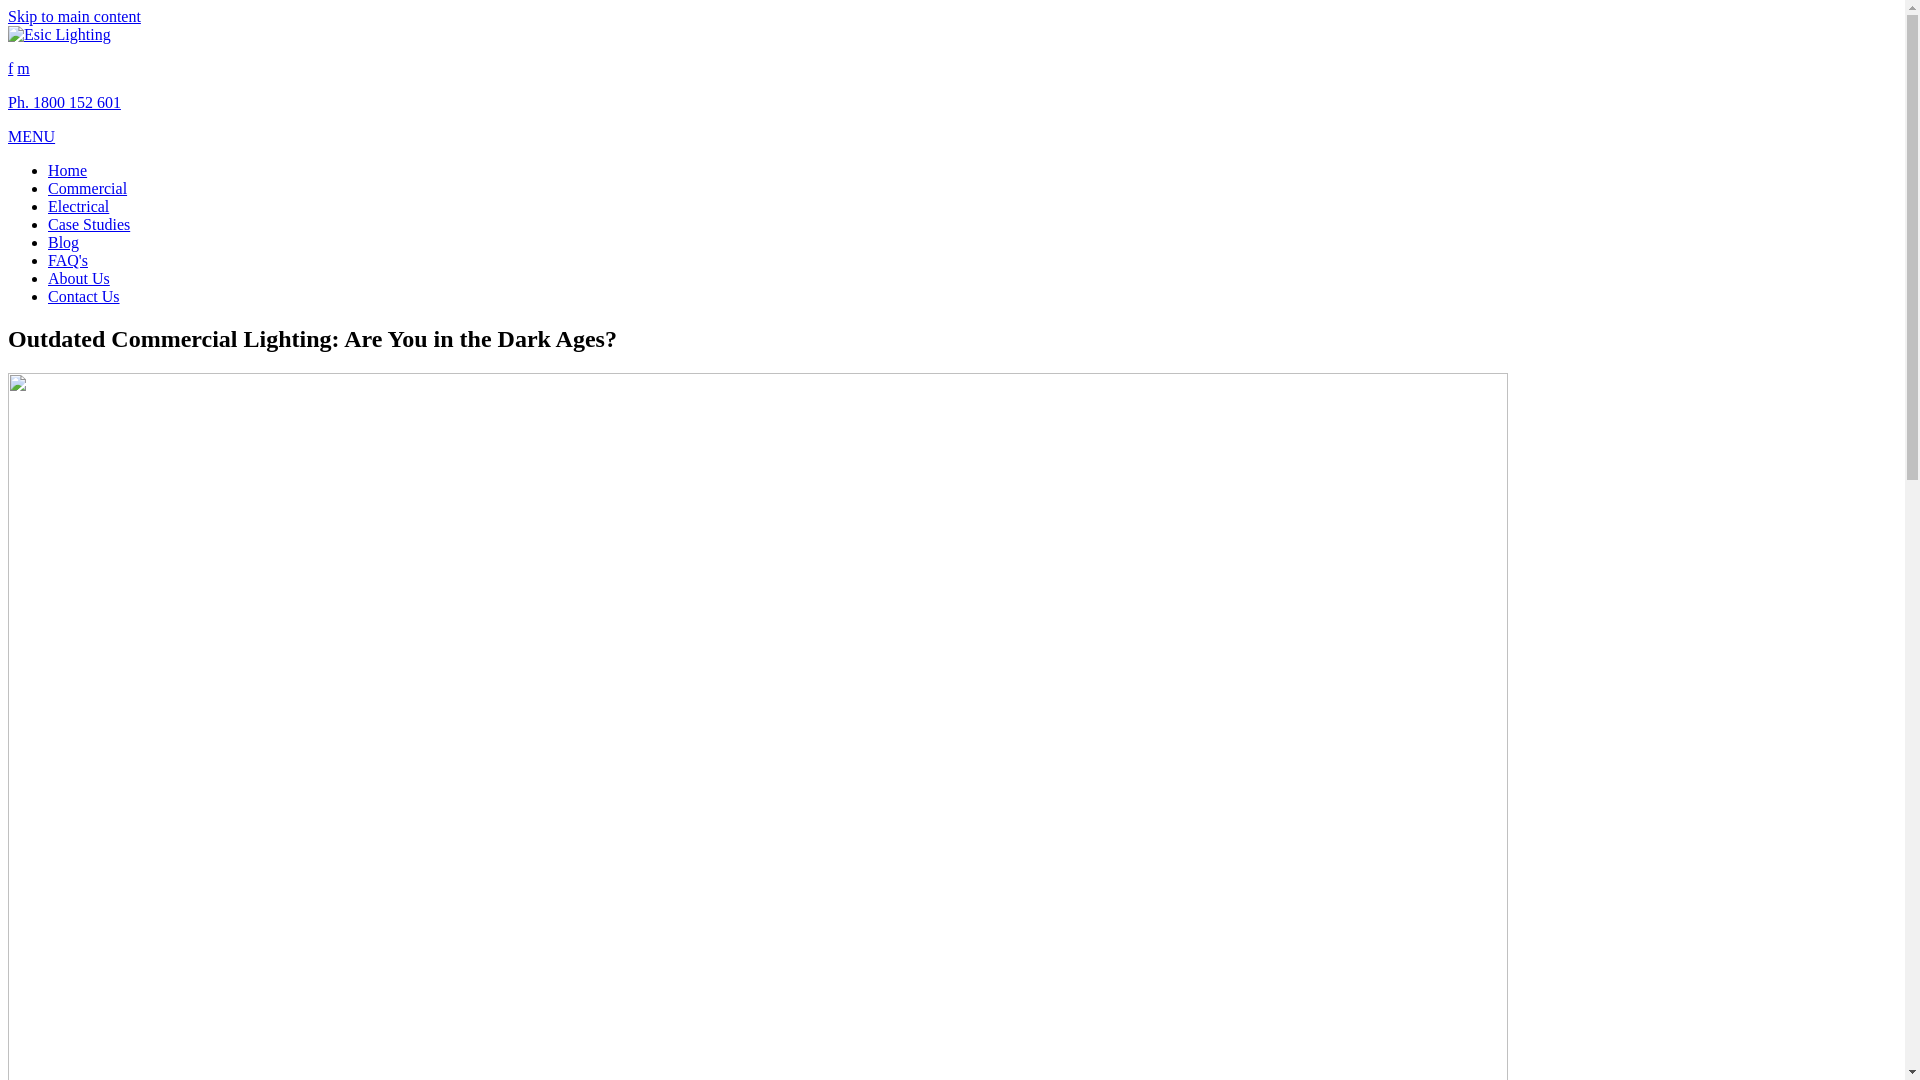 The width and height of the screenshot is (1920, 1080). What do you see at coordinates (48, 278) in the screenshot?
I see `'About Us'` at bounding box center [48, 278].